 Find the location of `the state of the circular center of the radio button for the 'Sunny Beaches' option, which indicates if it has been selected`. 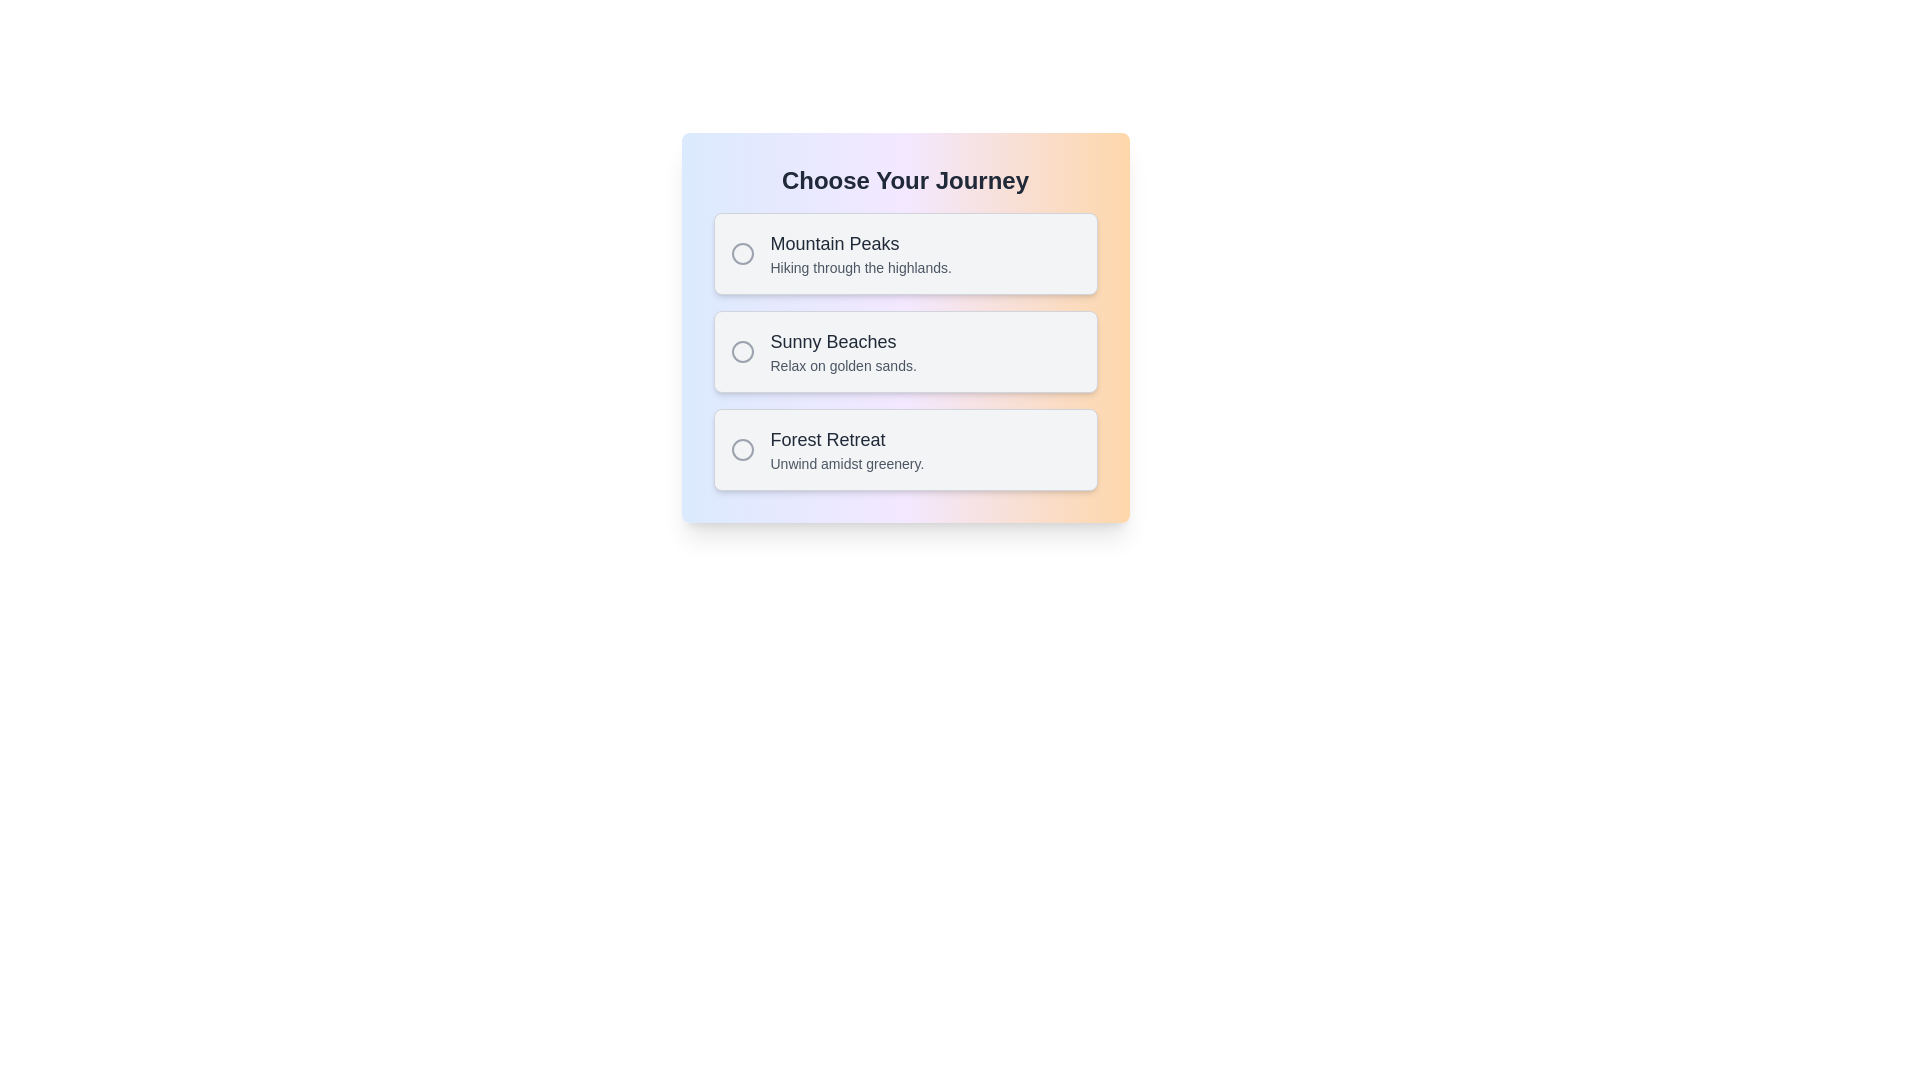

the state of the circular center of the radio button for the 'Sunny Beaches' option, which indicates if it has been selected is located at coordinates (741, 350).